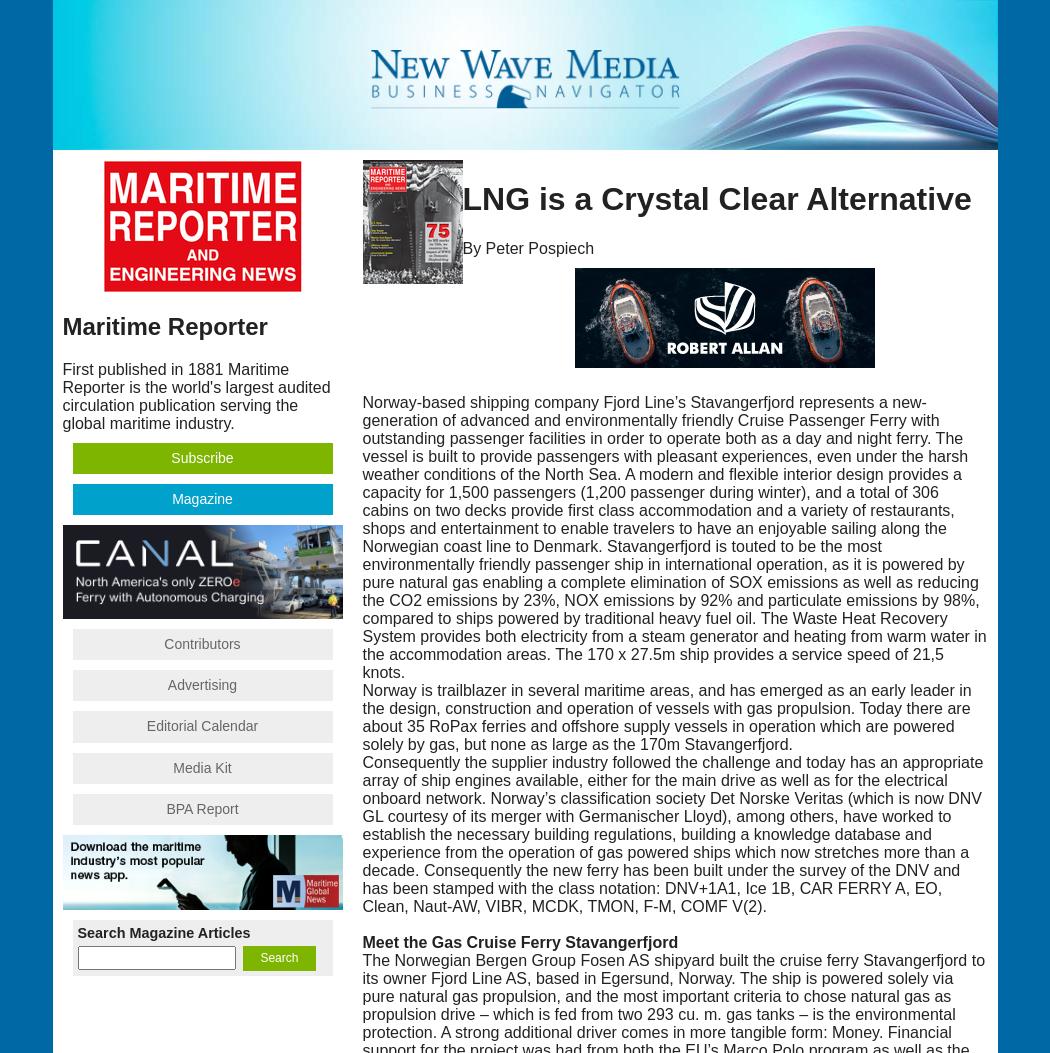 Image resolution: width=1050 pixels, height=1053 pixels. Describe the element at coordinates (665, 716) in the screenshot. I see `'Norway is trailblazer in several maritime areas, and has emerged as an early leader in the design, construction and operation of vessels with gas propulsion. Today there are about 35 RoPax ferries and offshore supply vessels in operation which are powered solely by gas, but none as large as the 170m Stavangerfjord.'` at that location.